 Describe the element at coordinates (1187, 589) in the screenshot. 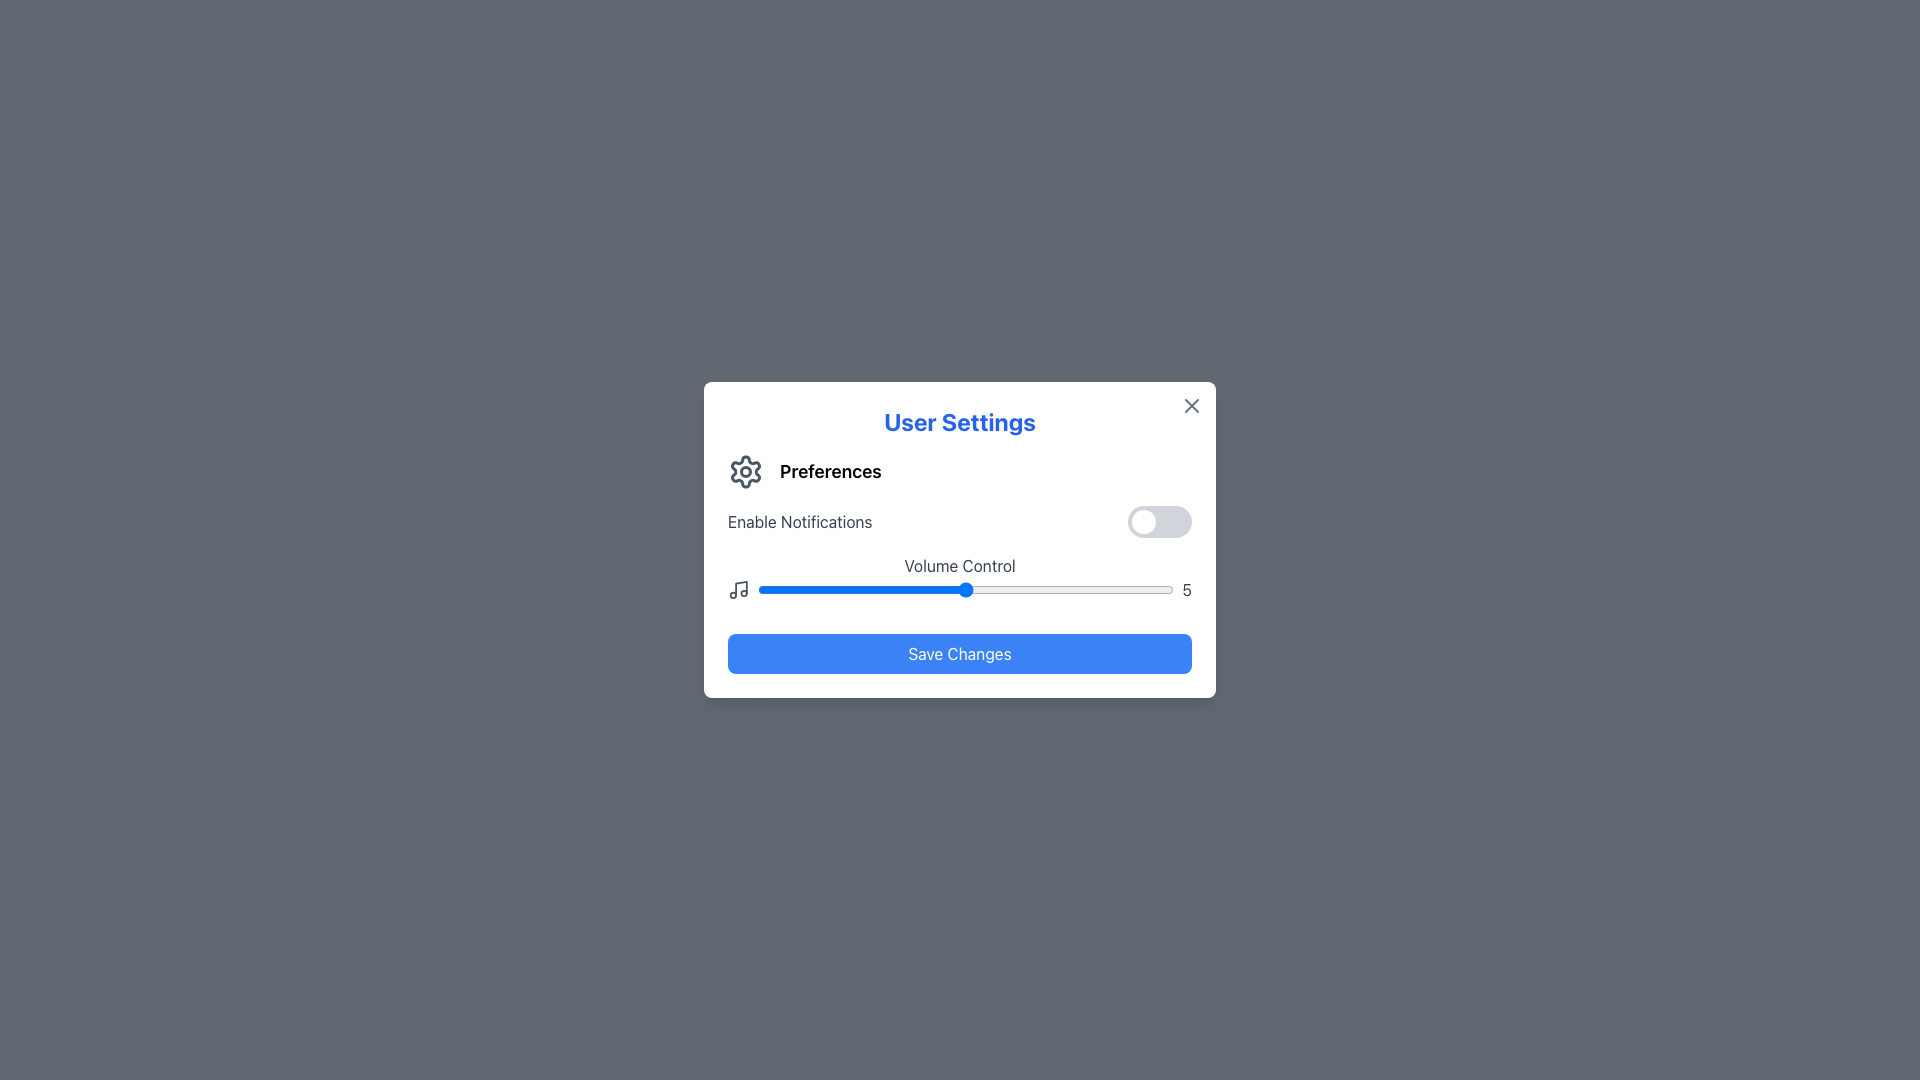

I see `the small gray text label displaying the number '5', which is positioned next to the volume control slider in the bottom right of the interface` at that location.